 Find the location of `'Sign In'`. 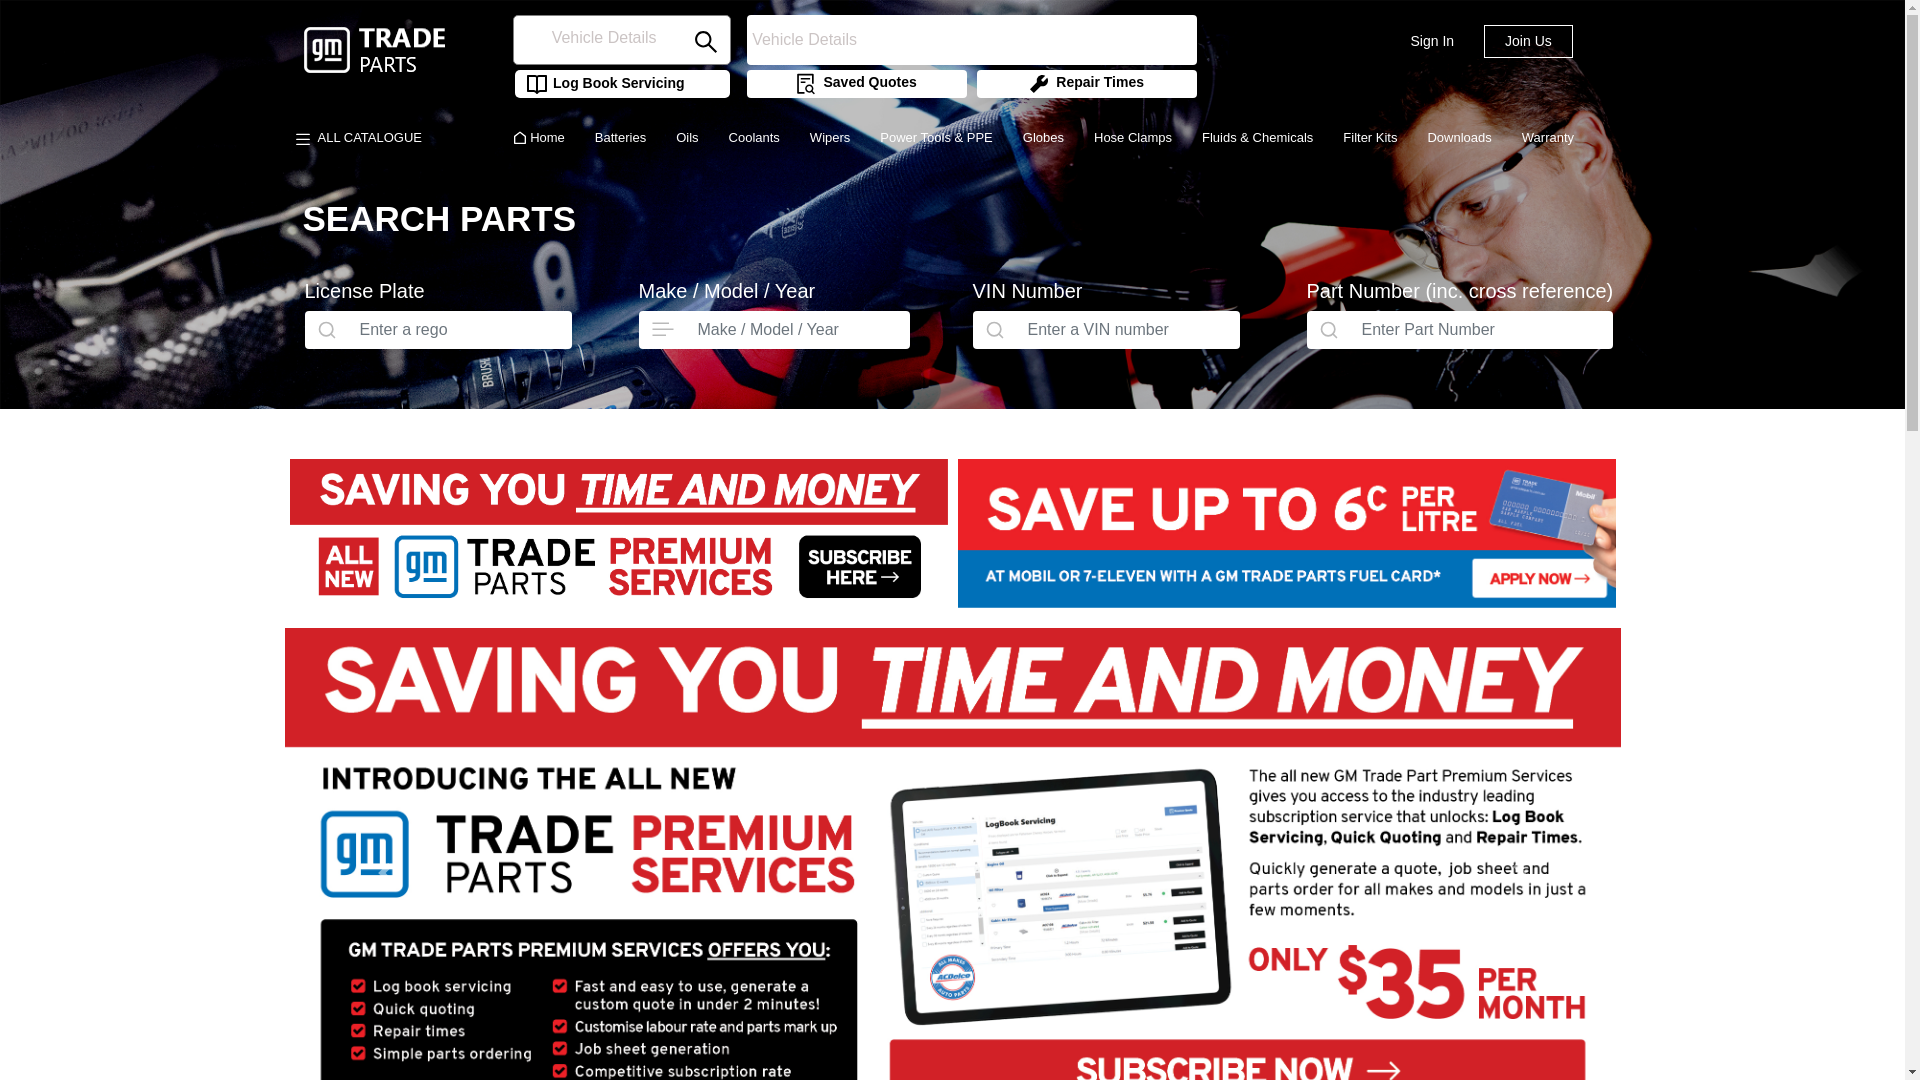

'Sign In' is located at coordinates (1430, 41).